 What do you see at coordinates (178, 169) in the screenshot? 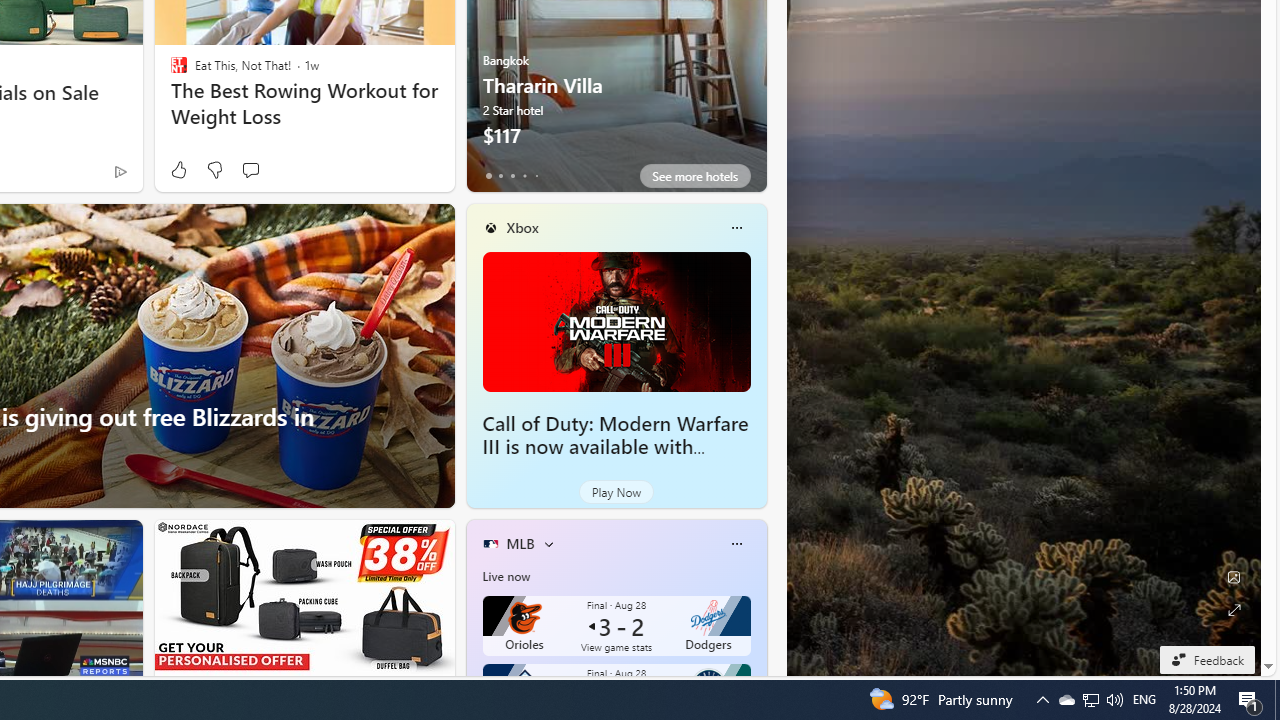
I see `'Like'` at bounding box center [178, 169].